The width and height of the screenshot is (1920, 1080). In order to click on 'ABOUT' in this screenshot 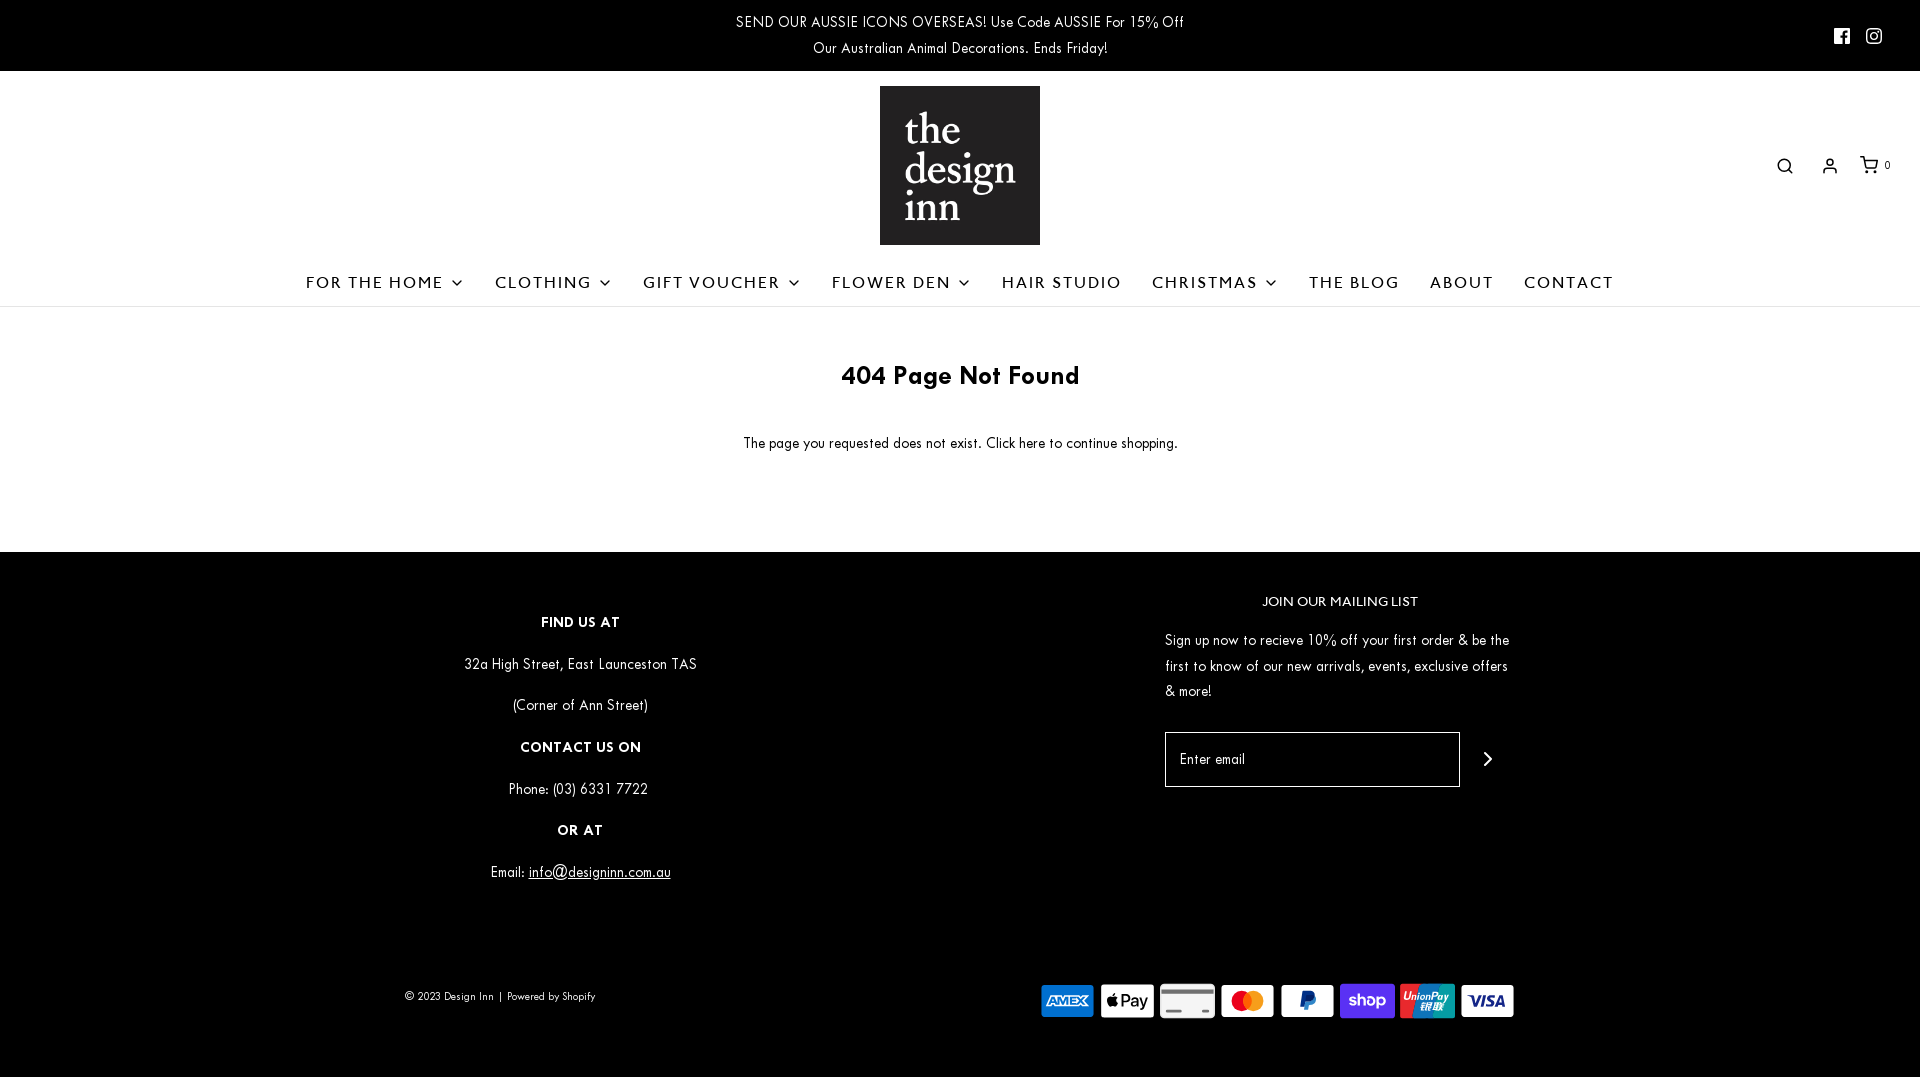, I will do `click(1429, 282)`.